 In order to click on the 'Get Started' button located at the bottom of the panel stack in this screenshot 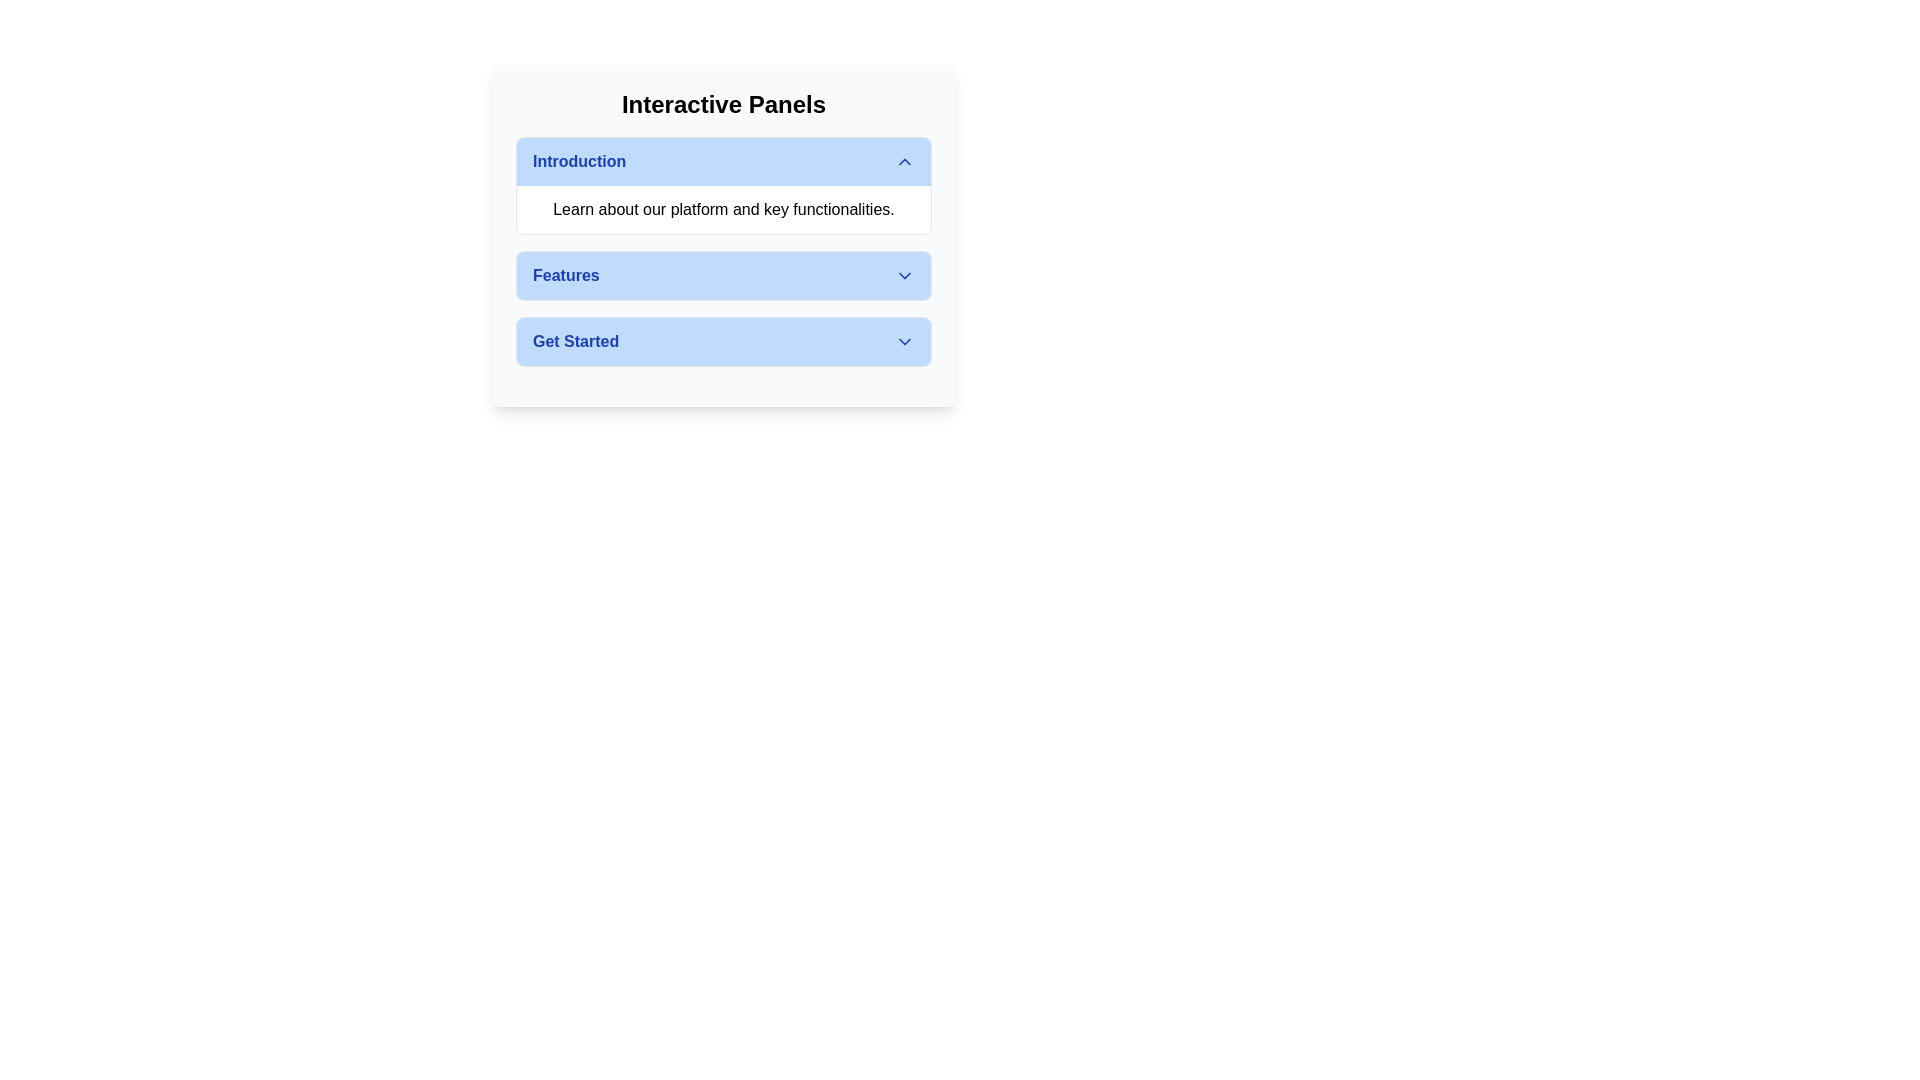, I will do `click(723, 341)`.